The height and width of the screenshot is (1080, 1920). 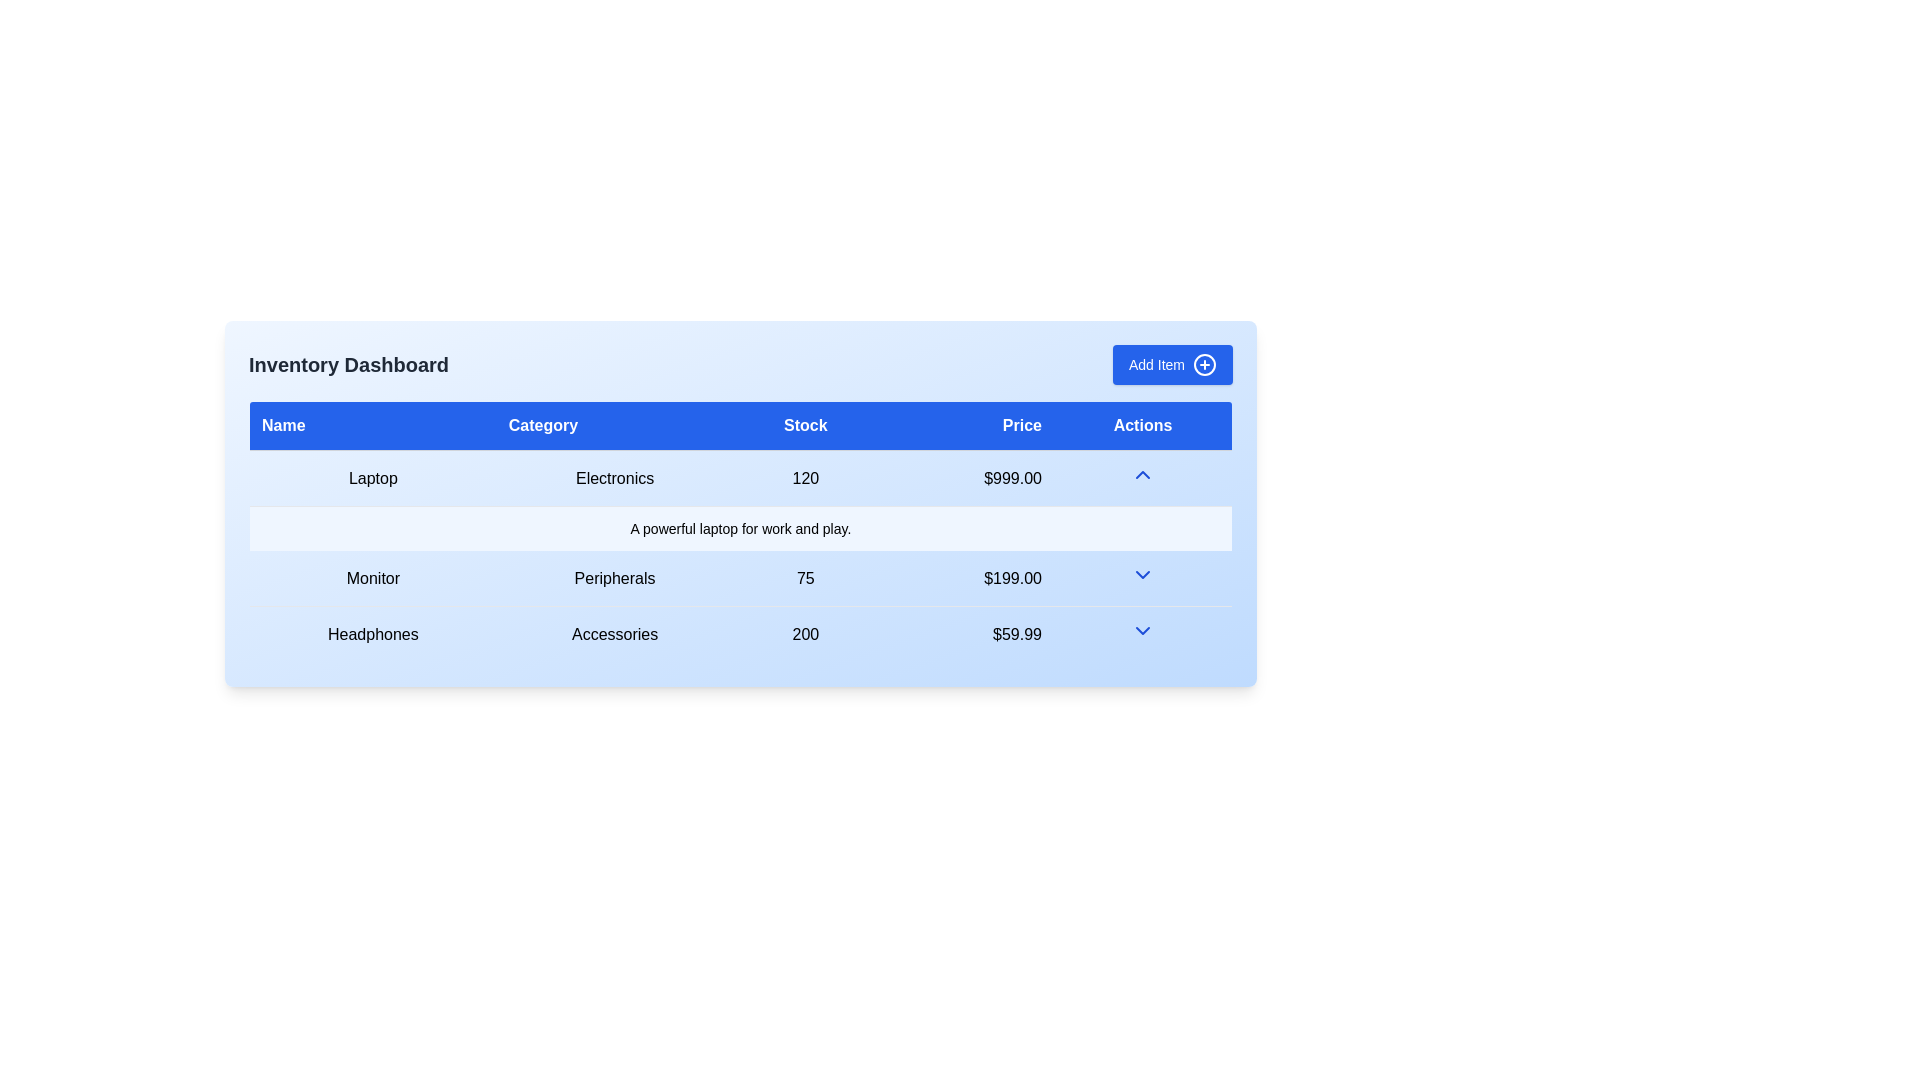 I want to click on the header cell labeled 'Actions', which has a blue background and white text, located at the top row of the table, so click(x=1143, y=424).